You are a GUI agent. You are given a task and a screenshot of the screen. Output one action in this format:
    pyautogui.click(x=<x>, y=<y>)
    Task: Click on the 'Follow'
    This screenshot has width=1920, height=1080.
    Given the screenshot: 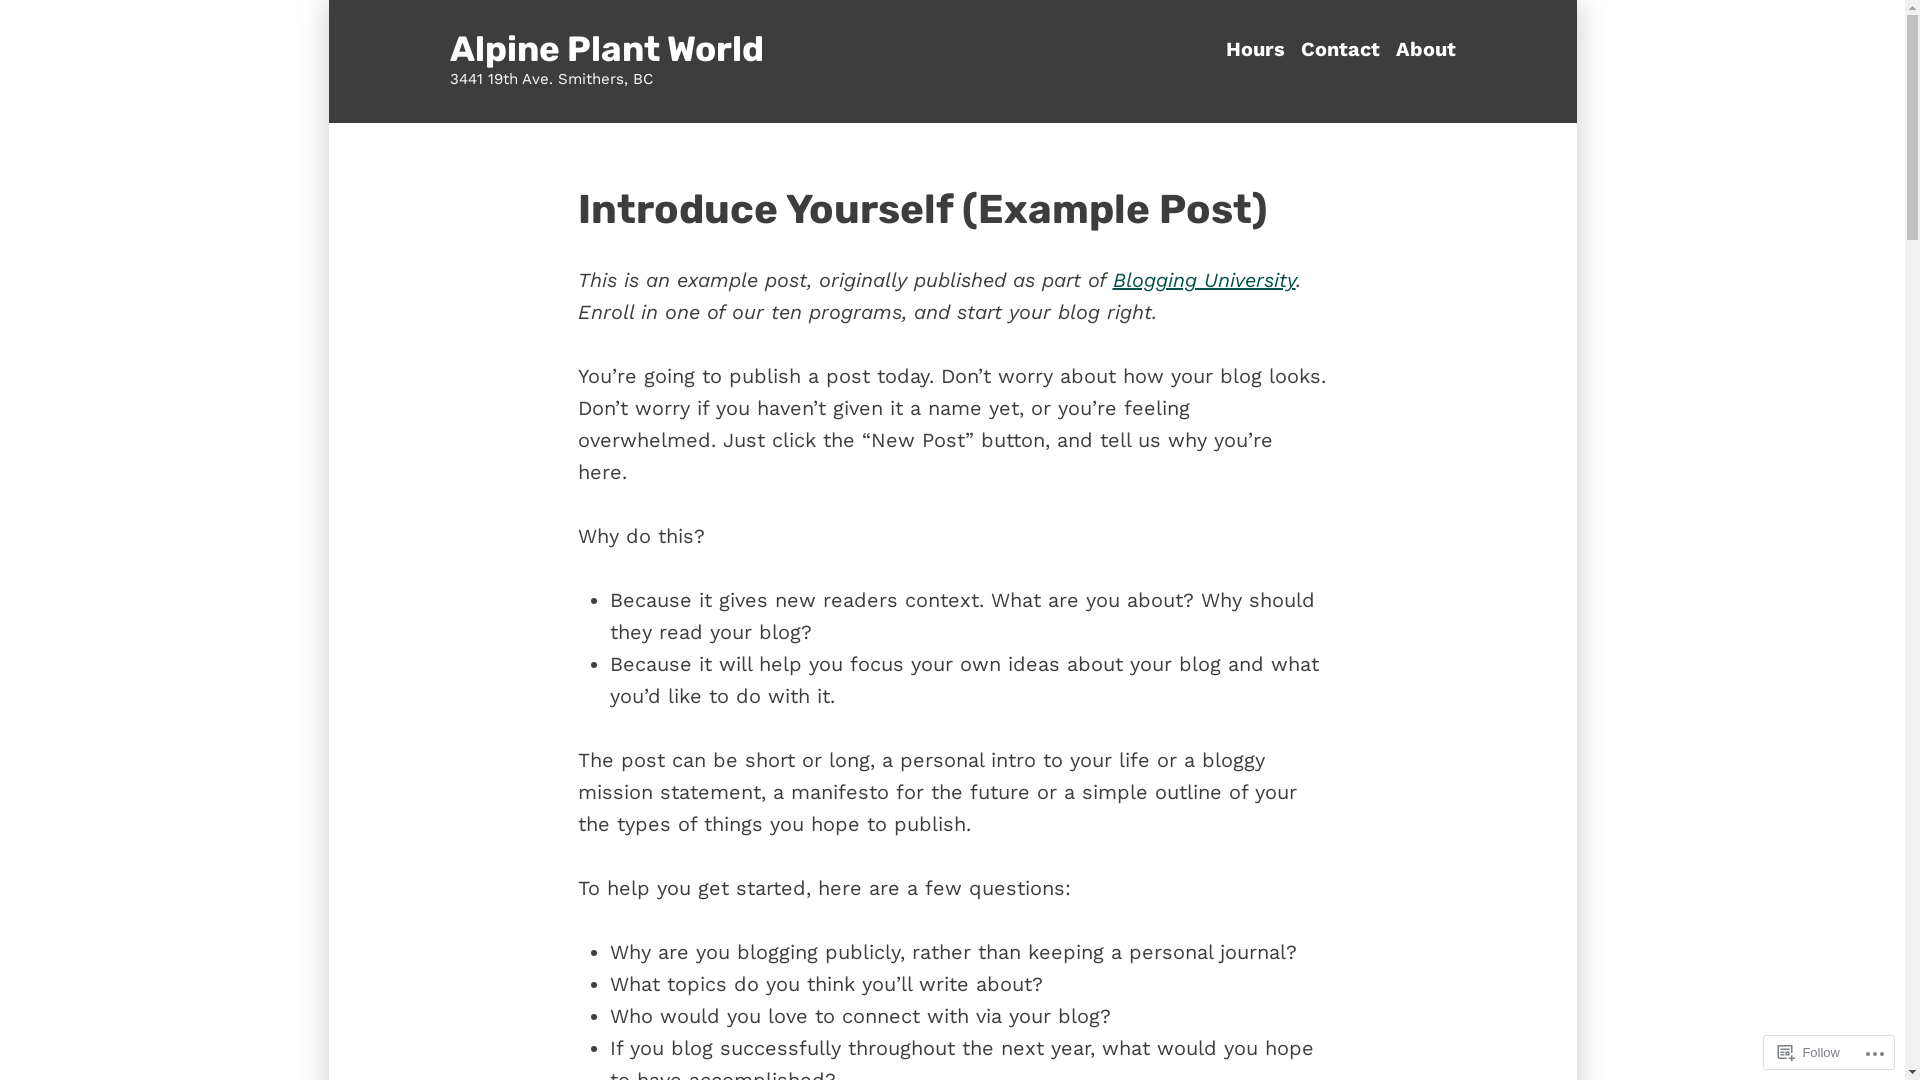 What is the action you would take?
    pyautogui.click(x=1809, y=1051)
    